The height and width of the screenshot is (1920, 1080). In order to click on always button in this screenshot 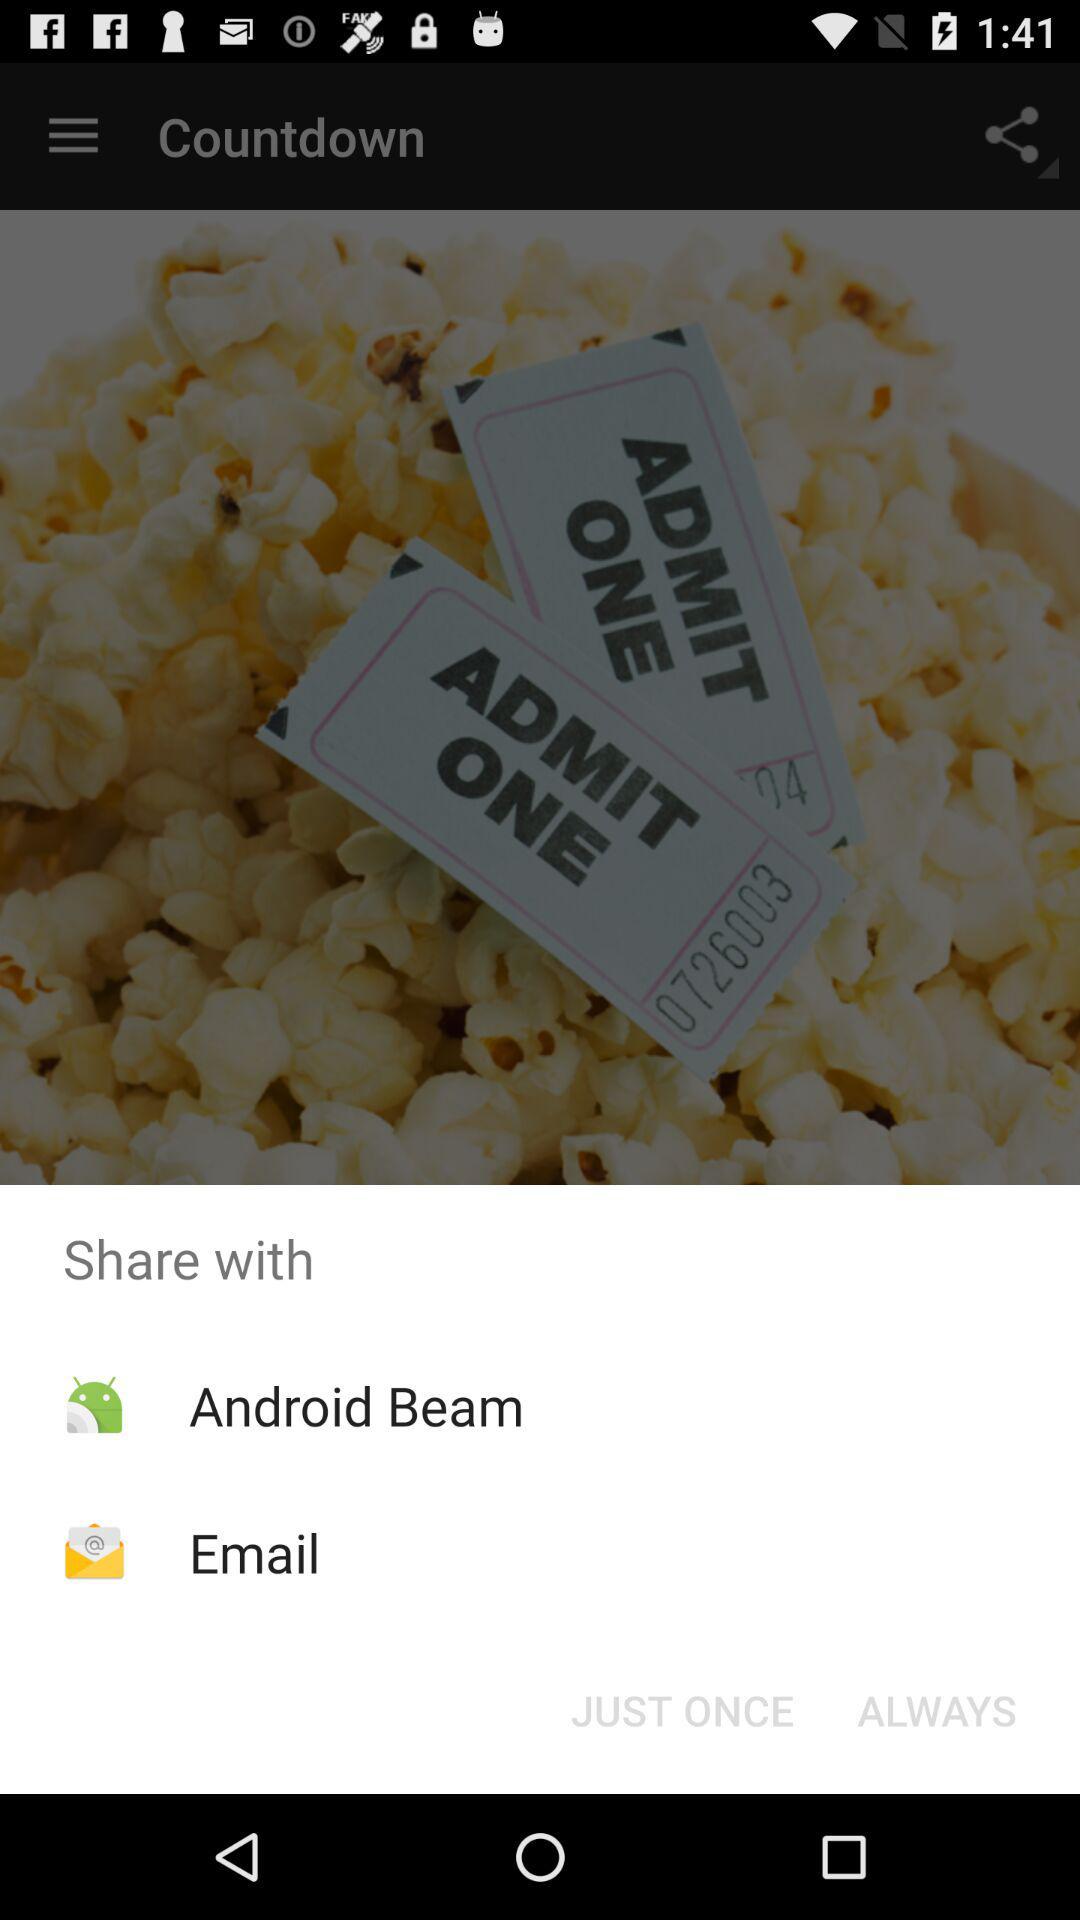, I will do `click(937, 1708)`.